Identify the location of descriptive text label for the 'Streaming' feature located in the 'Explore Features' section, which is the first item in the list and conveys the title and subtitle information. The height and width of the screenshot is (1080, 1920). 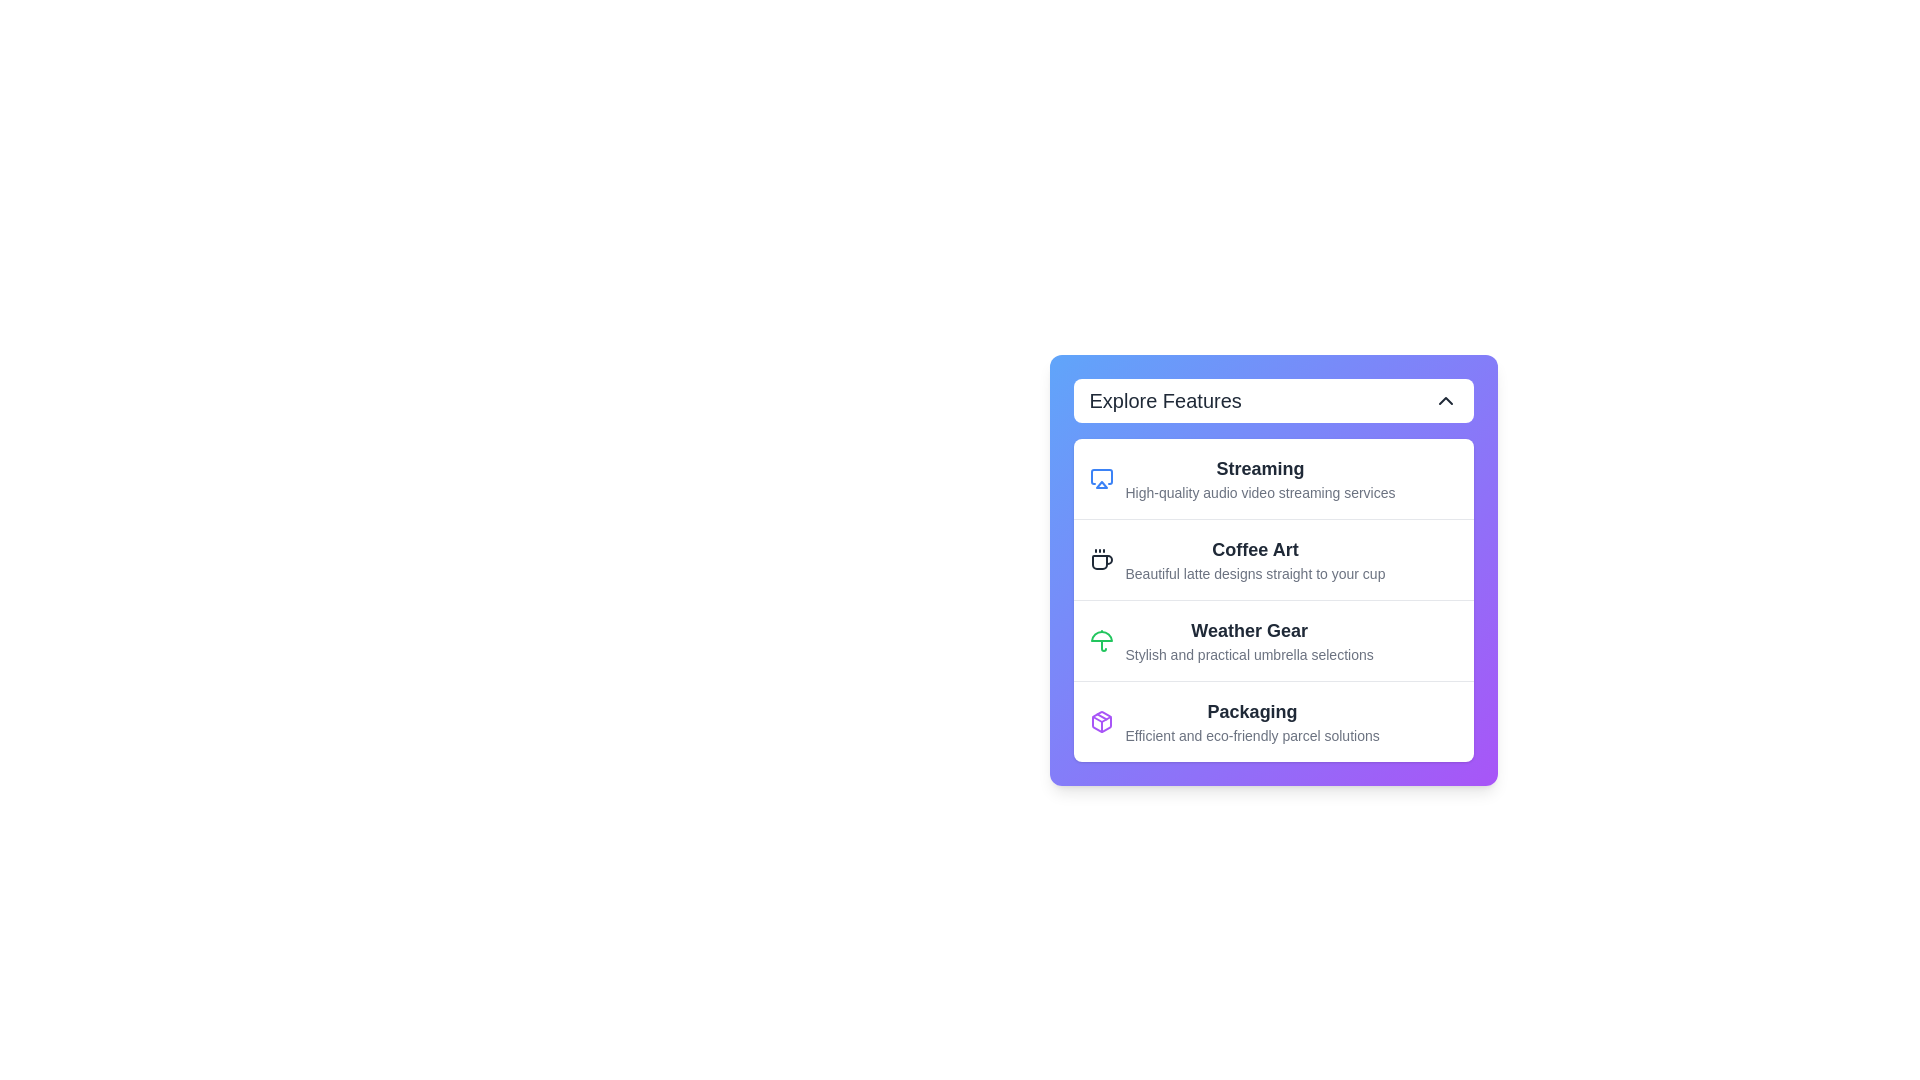
(1259, 478).